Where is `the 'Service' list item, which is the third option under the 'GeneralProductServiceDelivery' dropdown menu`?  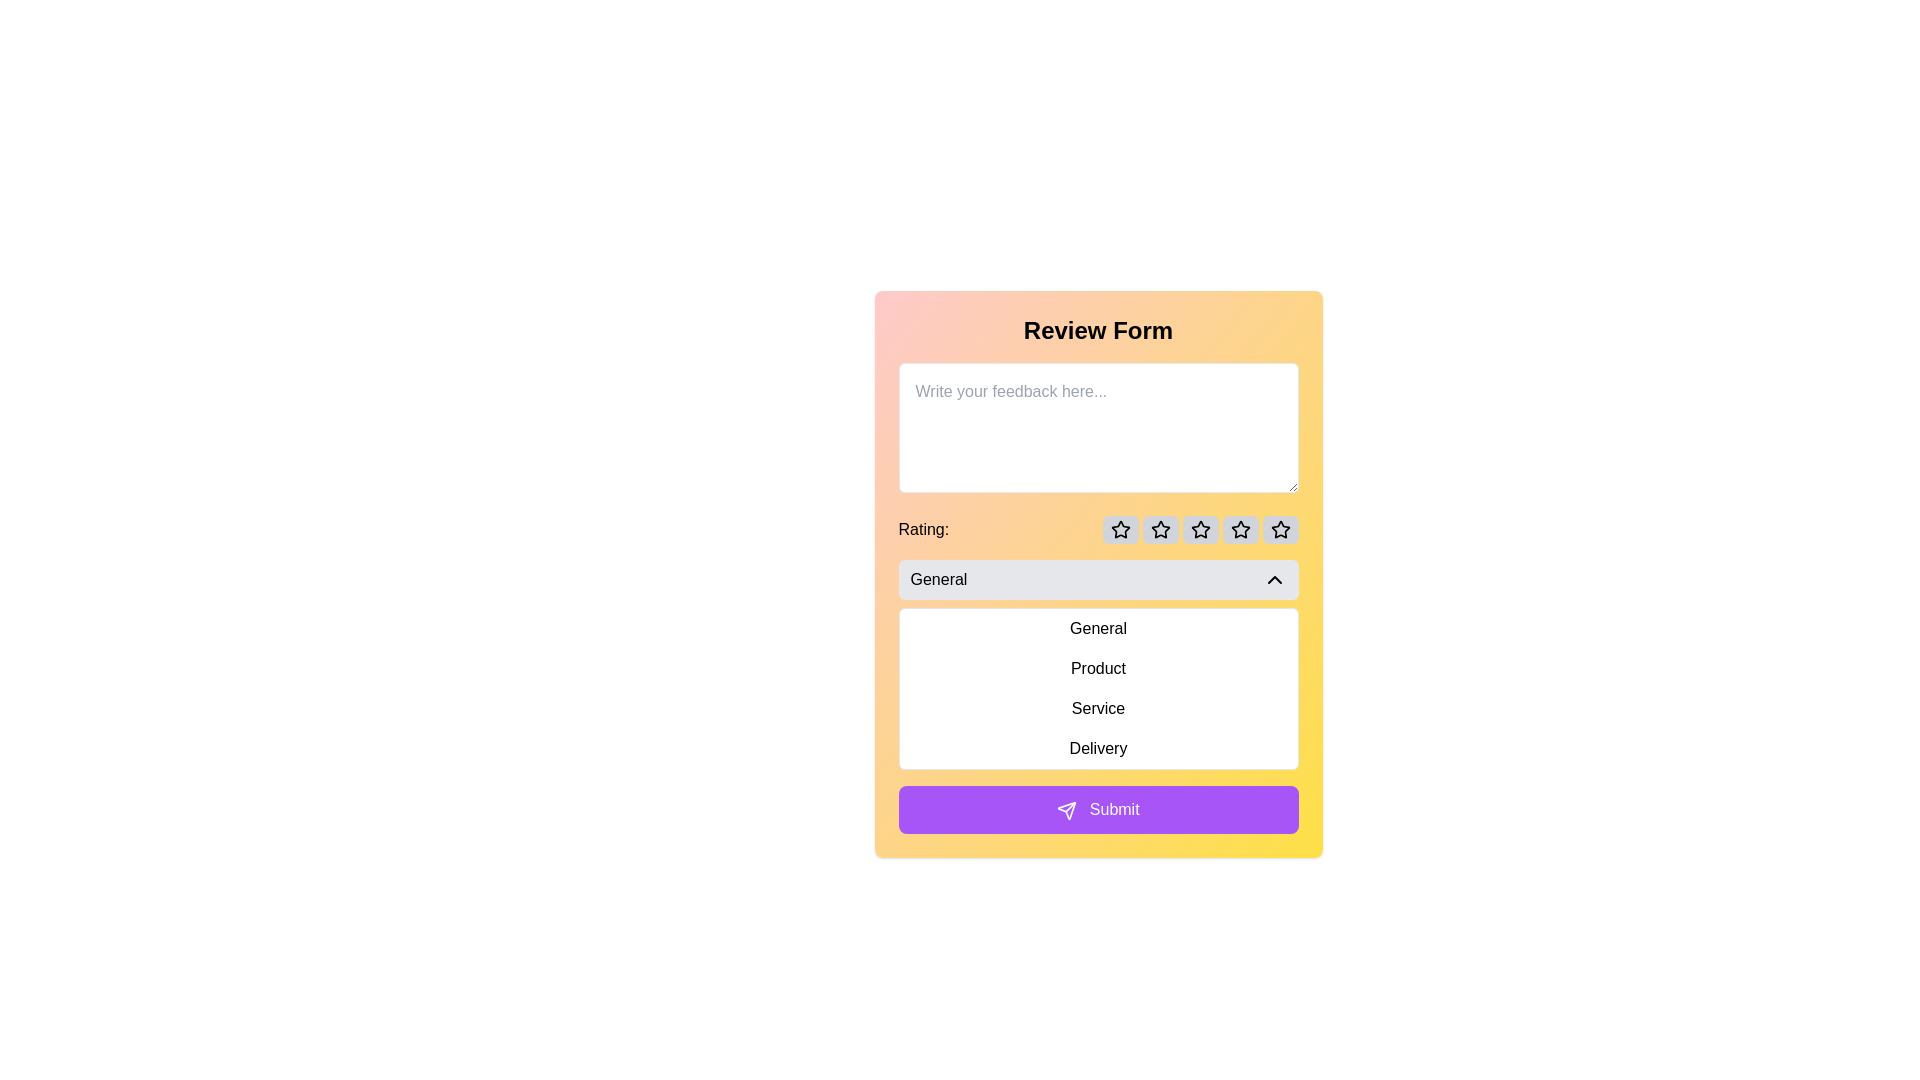
the 'Service' list item, which is the third option under the 'GeneralProductServiceDelivery' dropdown menu is located at coordinates (1097, 708).